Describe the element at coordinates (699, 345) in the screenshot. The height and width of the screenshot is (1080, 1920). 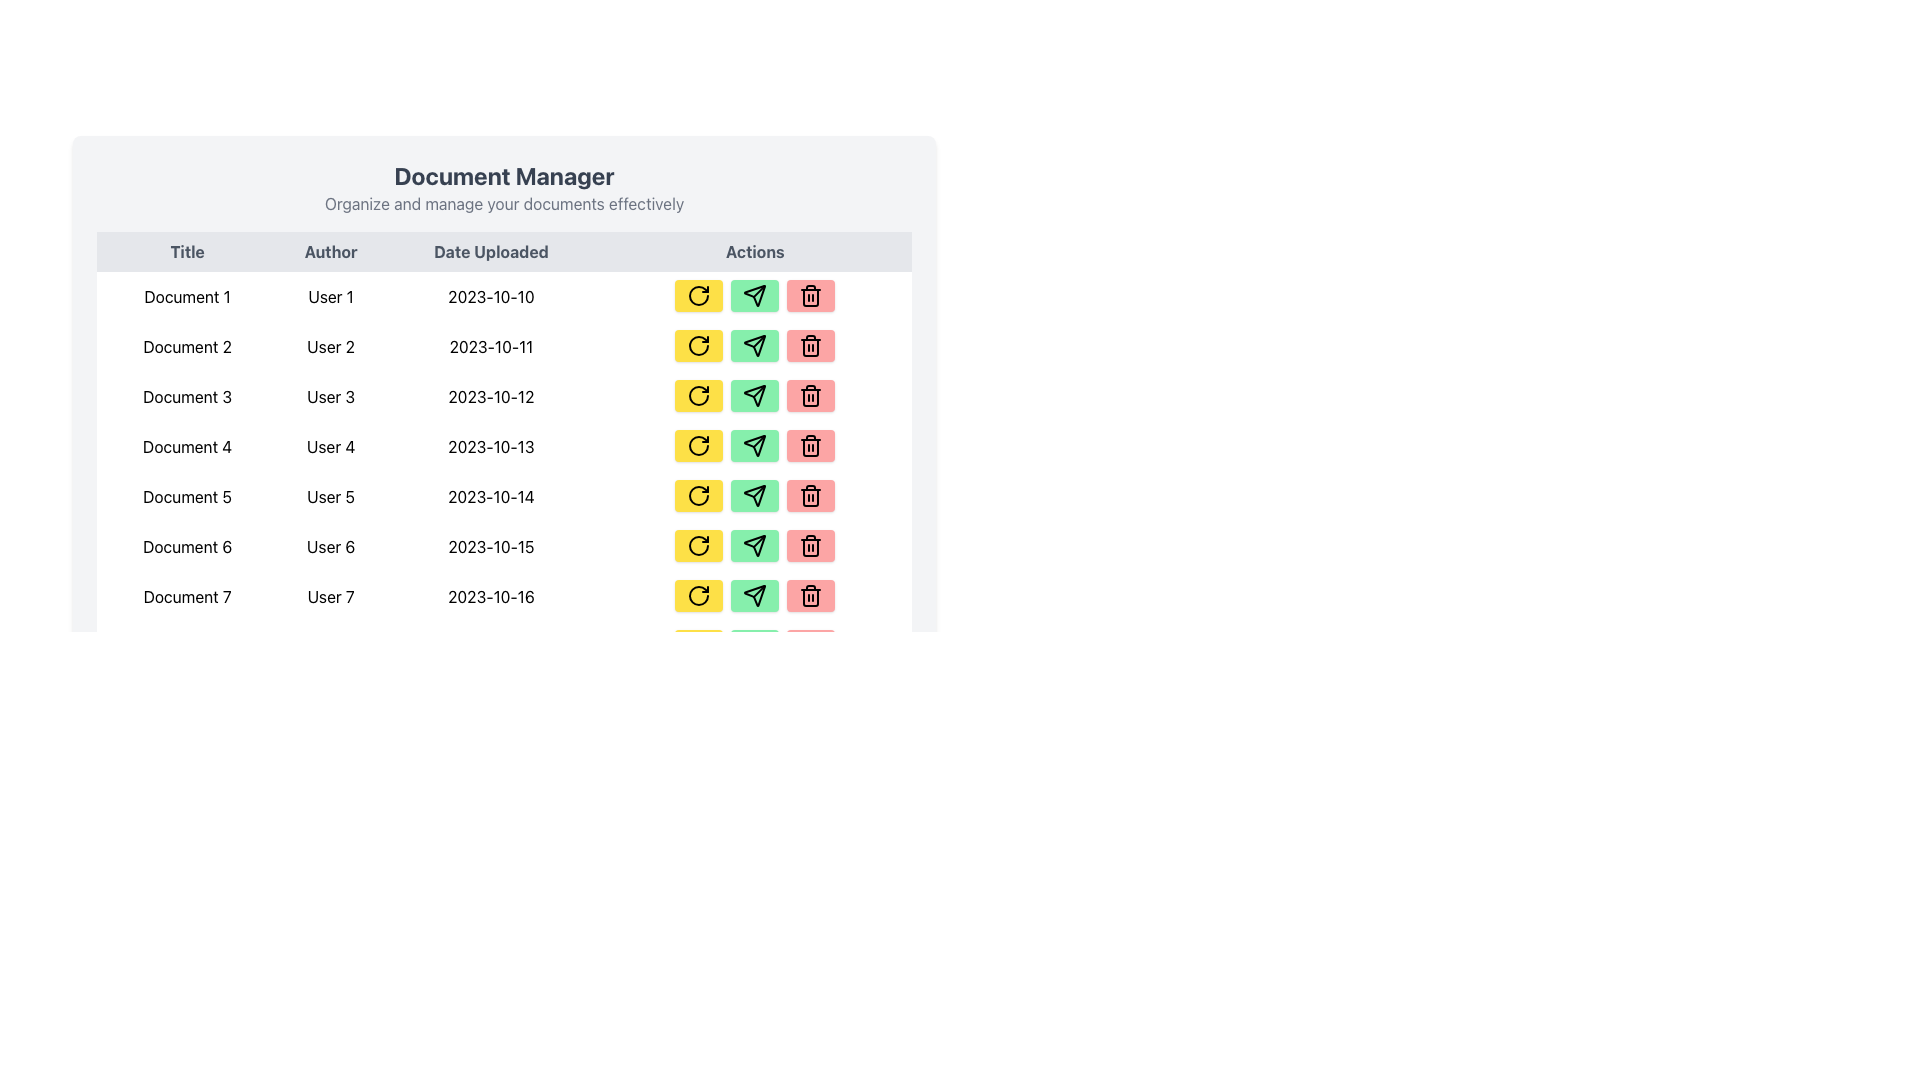
I see `the refresh icon button located in the first position of the second row in the 'Actions' column of the table` at that location.